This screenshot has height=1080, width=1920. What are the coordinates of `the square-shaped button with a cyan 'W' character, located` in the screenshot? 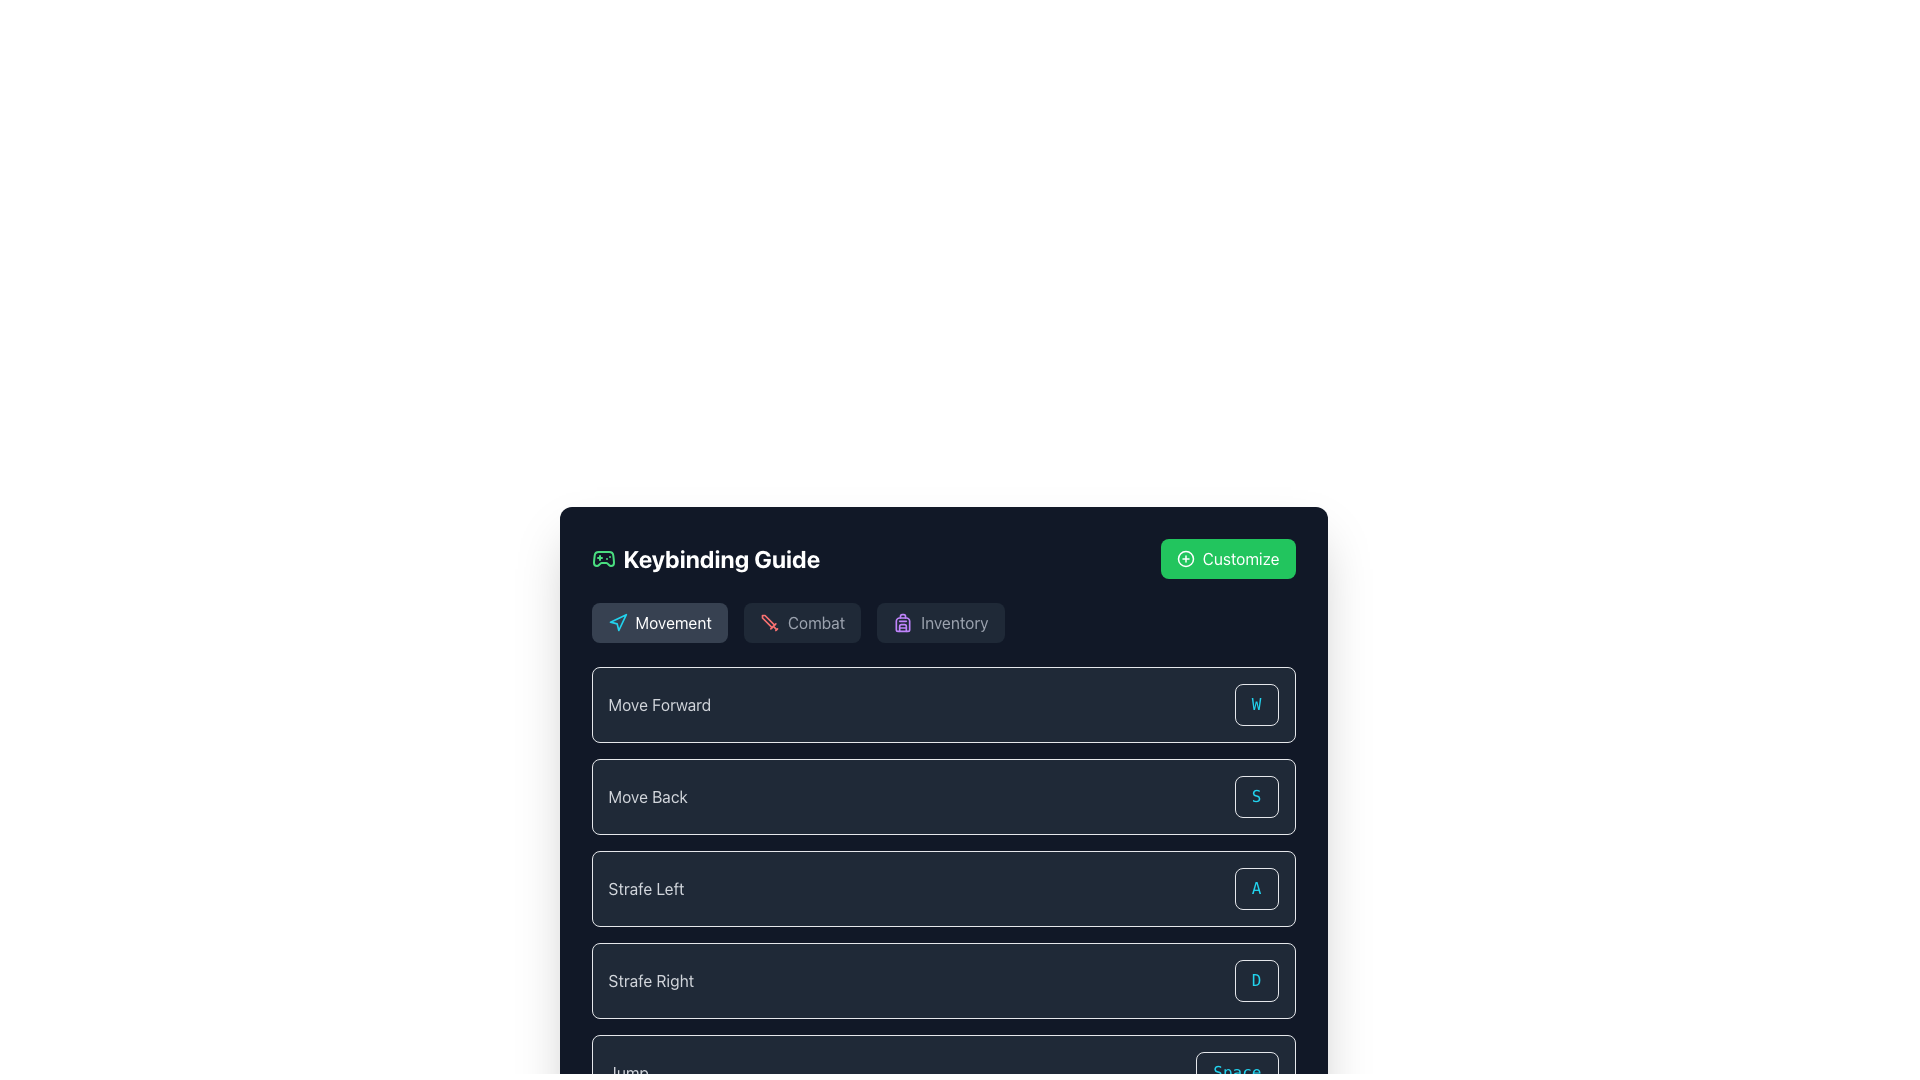 It's located at (1255, 704).